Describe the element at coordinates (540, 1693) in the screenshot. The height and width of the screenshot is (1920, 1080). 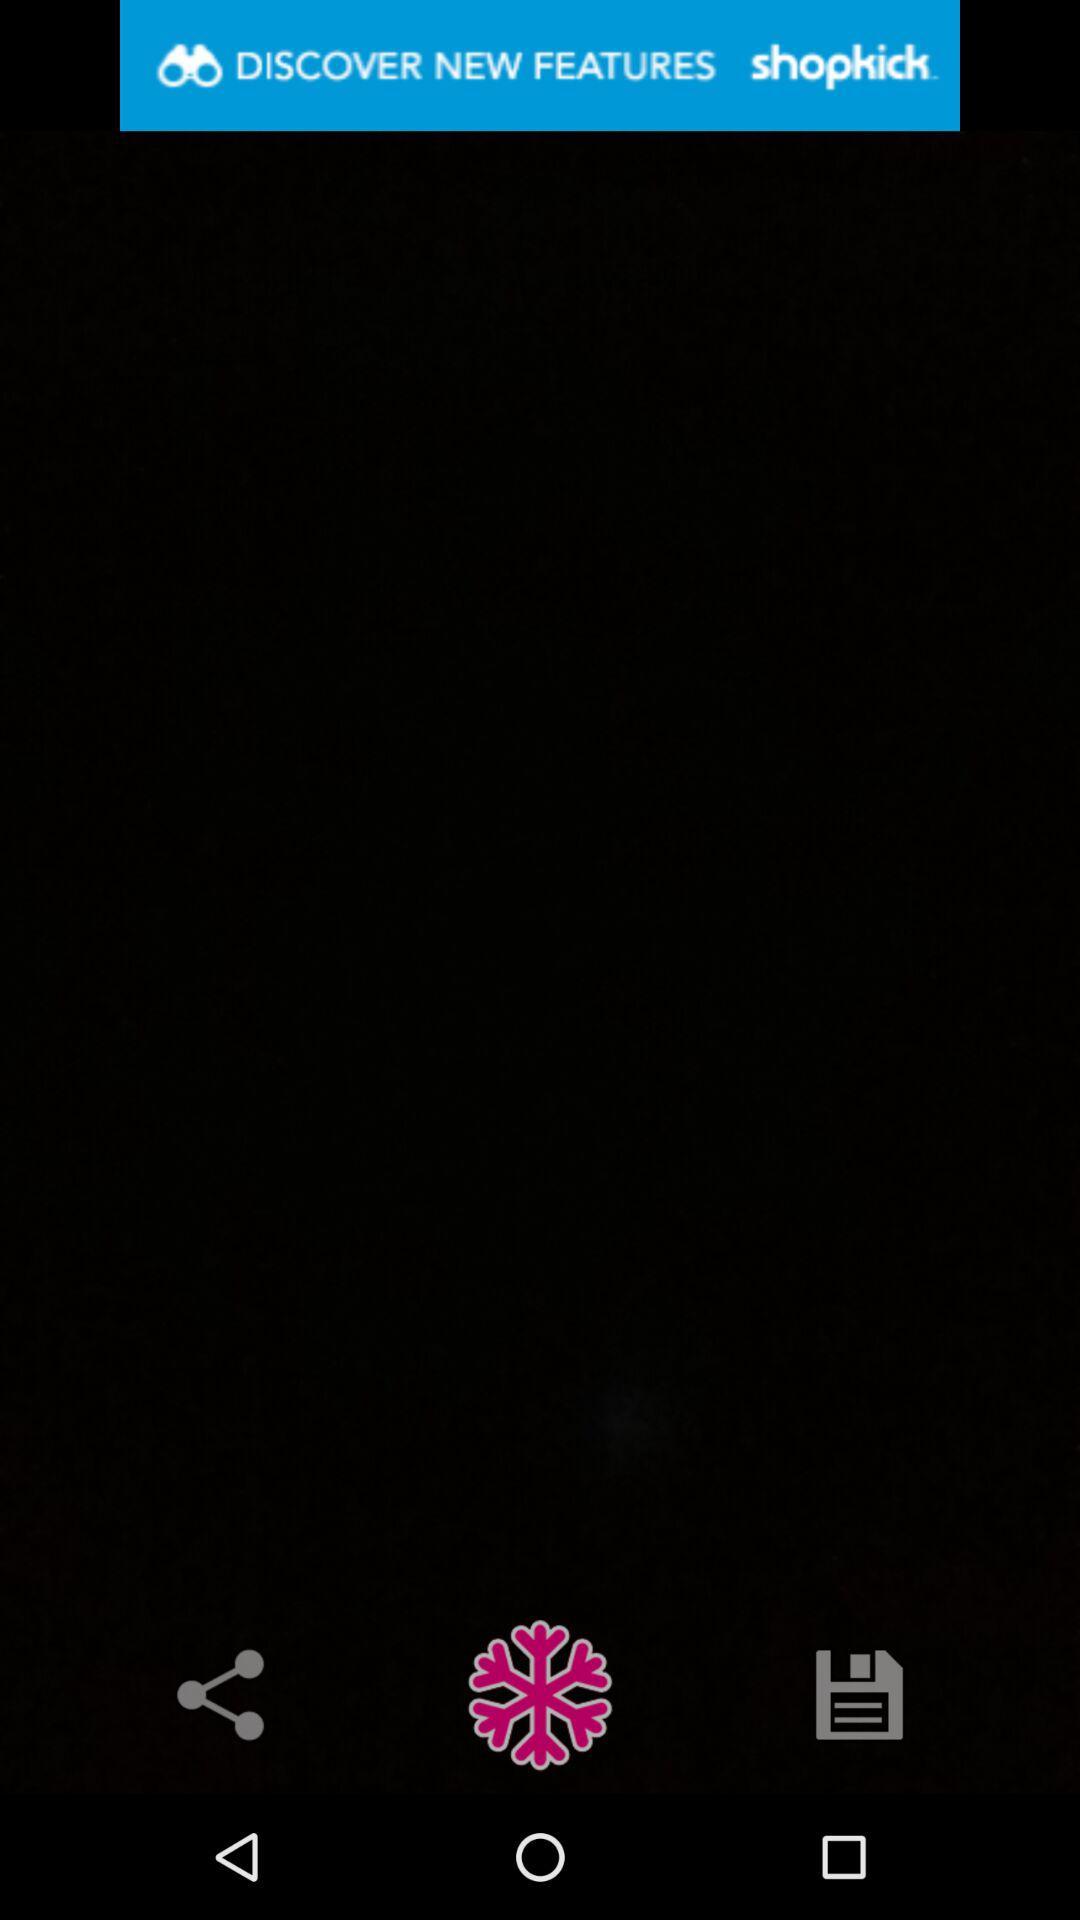
I see `the avatar icon` at that location.